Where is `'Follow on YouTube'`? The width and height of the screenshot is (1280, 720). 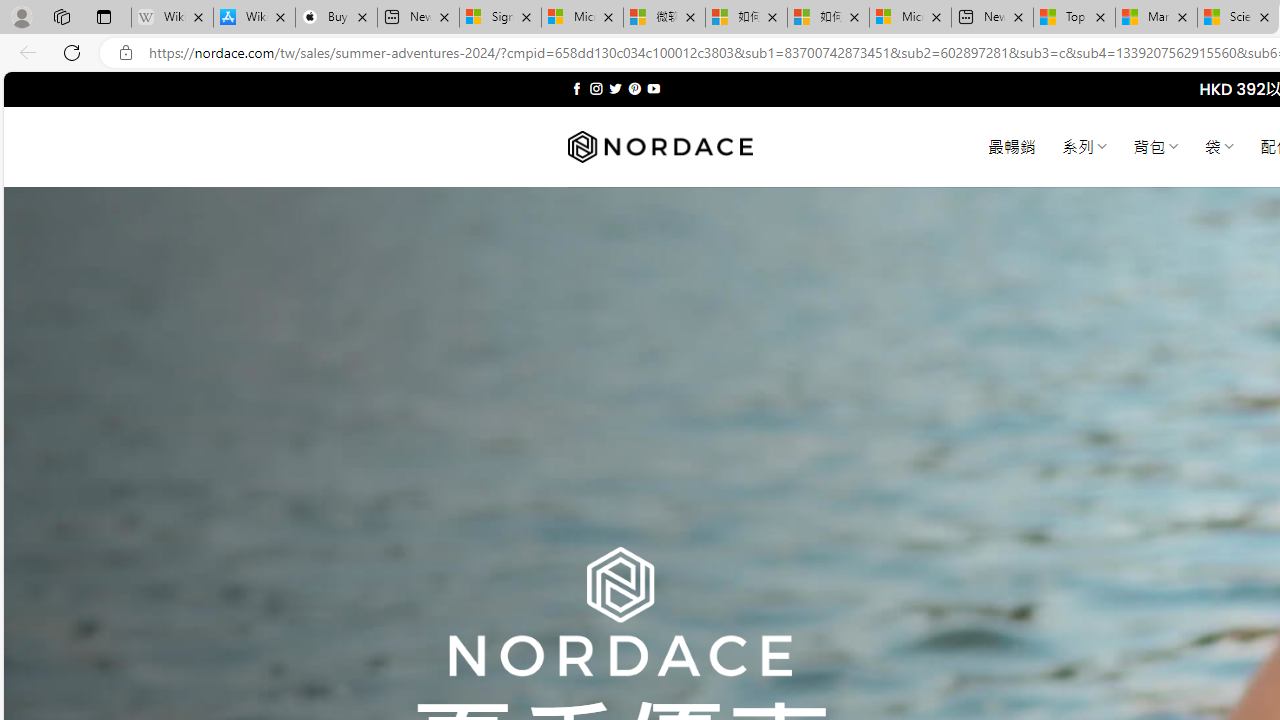
'Follow on YouTube' is located at coordinates (653, 88).